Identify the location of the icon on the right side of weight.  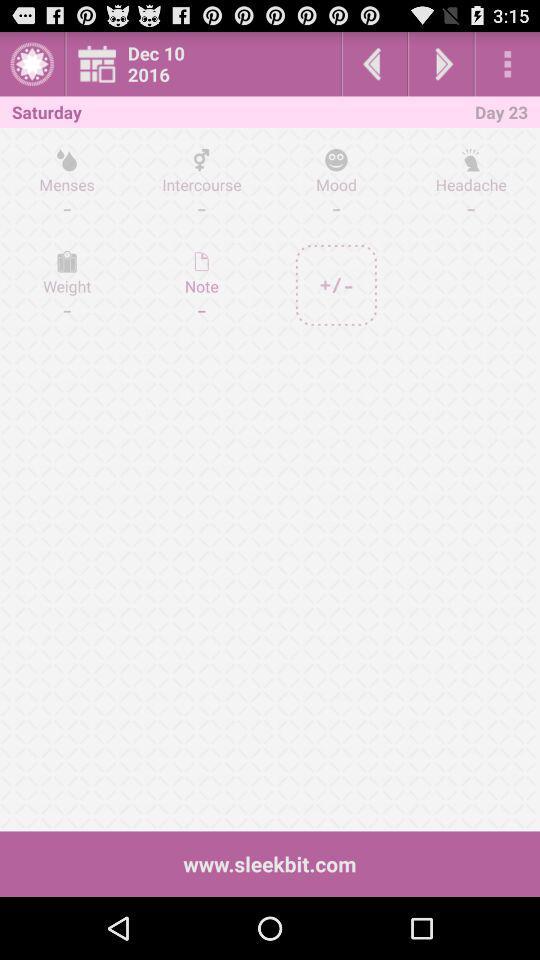
(202, 284).